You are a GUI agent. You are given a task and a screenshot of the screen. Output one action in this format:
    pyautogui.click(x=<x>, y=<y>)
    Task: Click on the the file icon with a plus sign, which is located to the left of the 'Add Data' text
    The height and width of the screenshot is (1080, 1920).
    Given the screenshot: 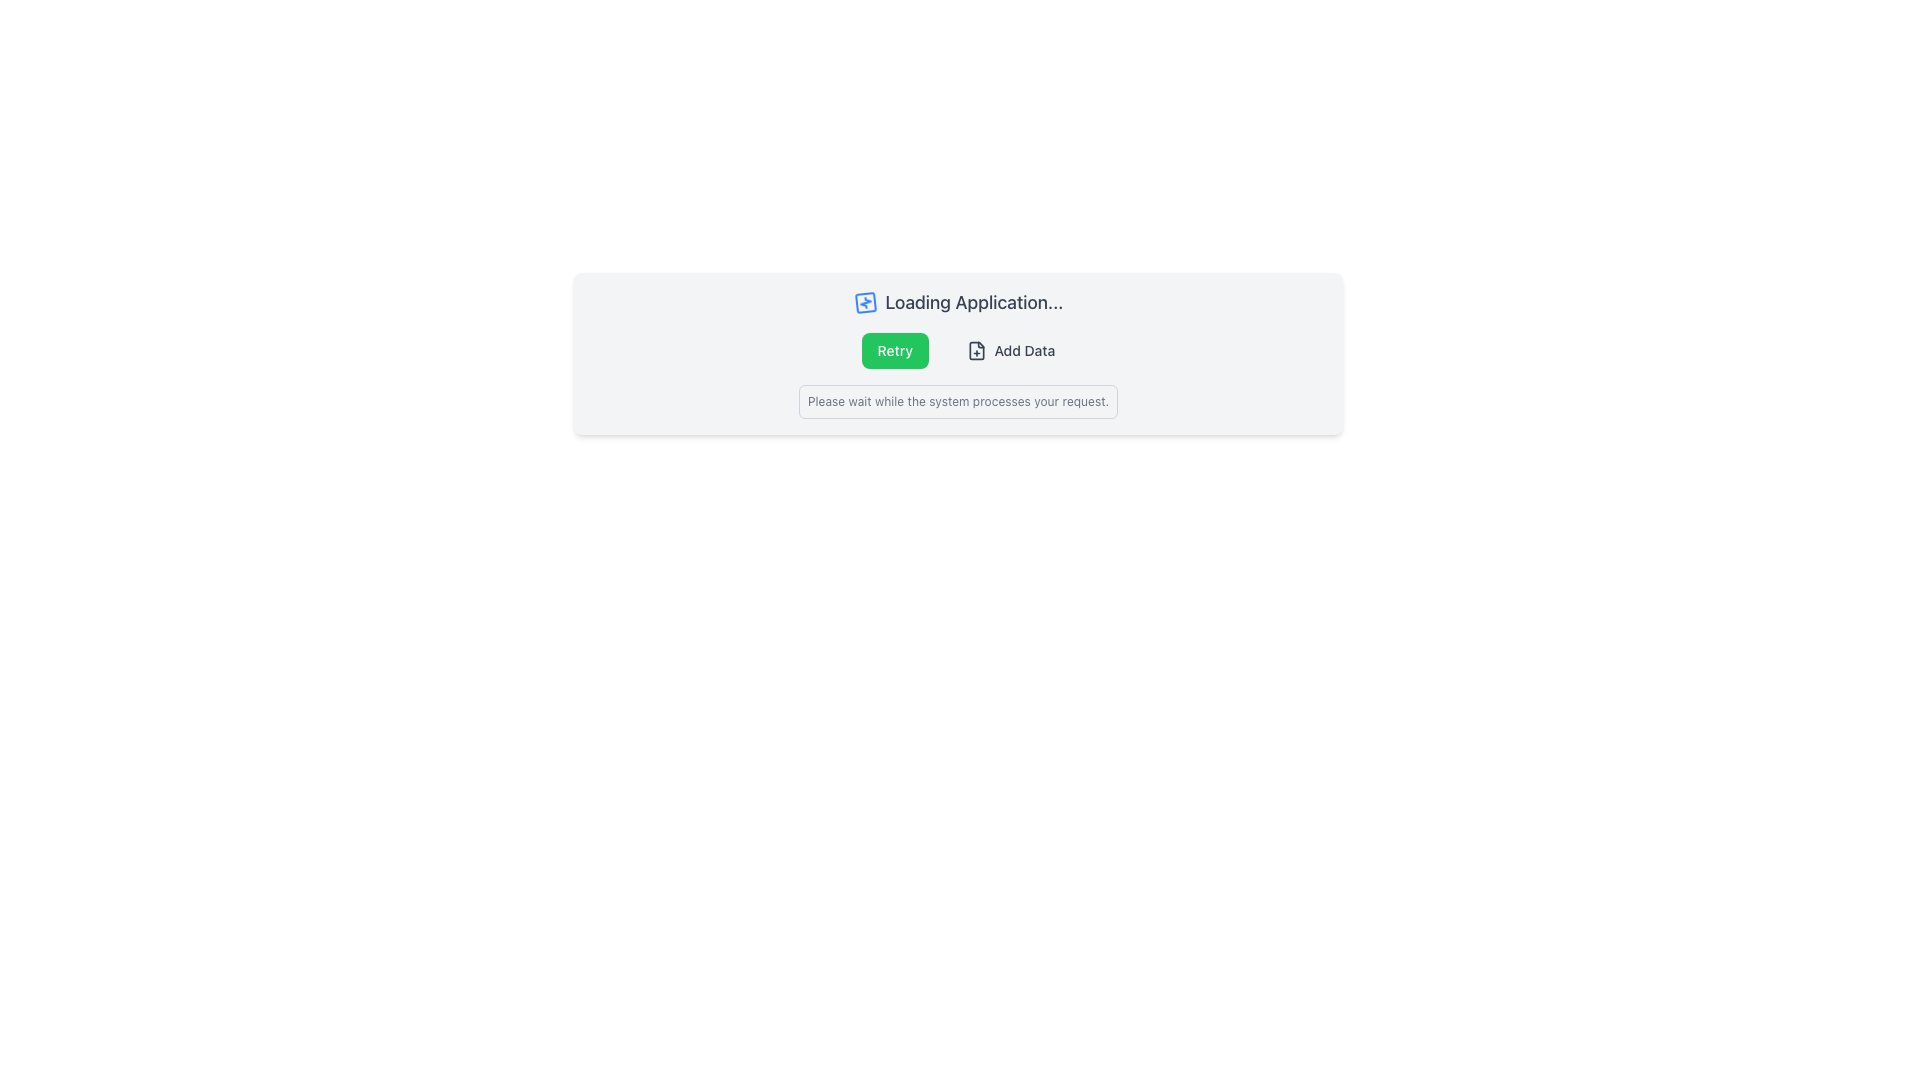 What is the action you would take?
    pyautogui.click(x=976, y=350)
    